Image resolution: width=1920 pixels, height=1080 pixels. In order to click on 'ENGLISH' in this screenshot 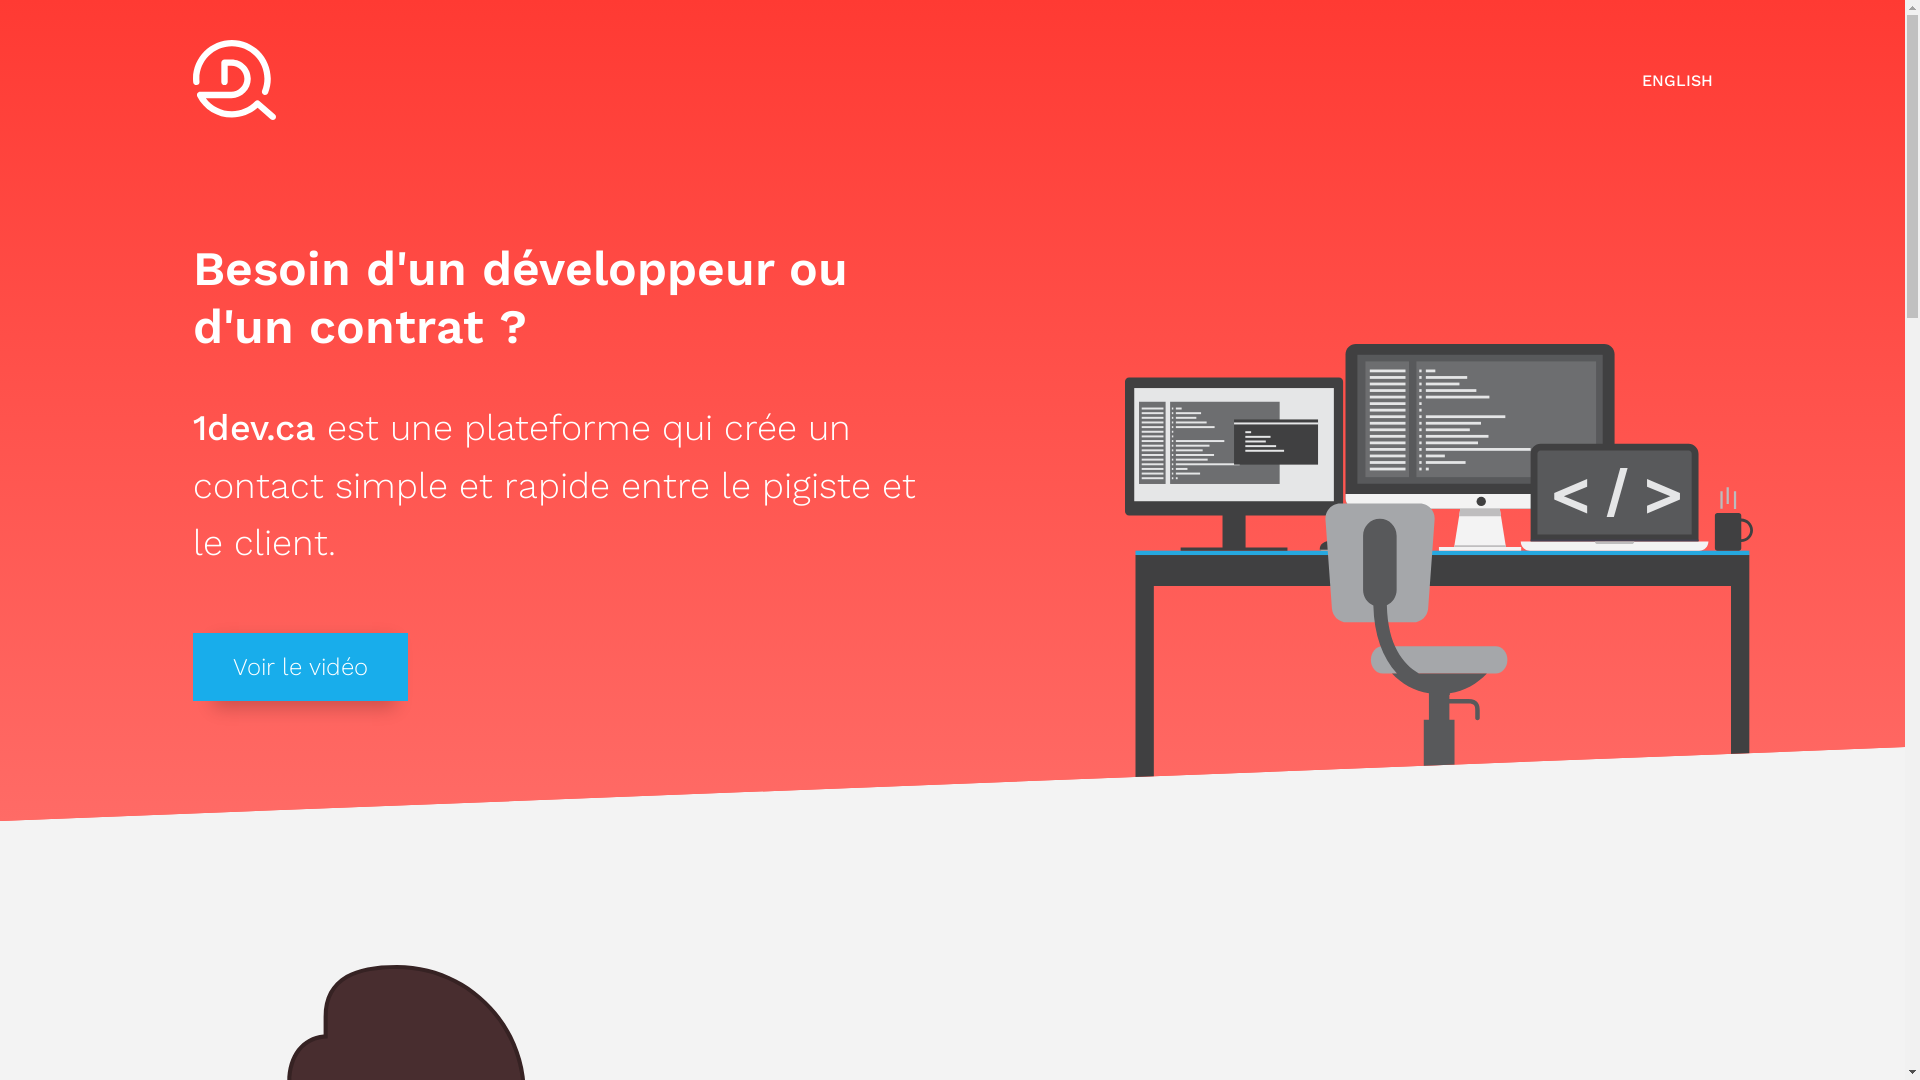, I will do `click(1677, 79)`.